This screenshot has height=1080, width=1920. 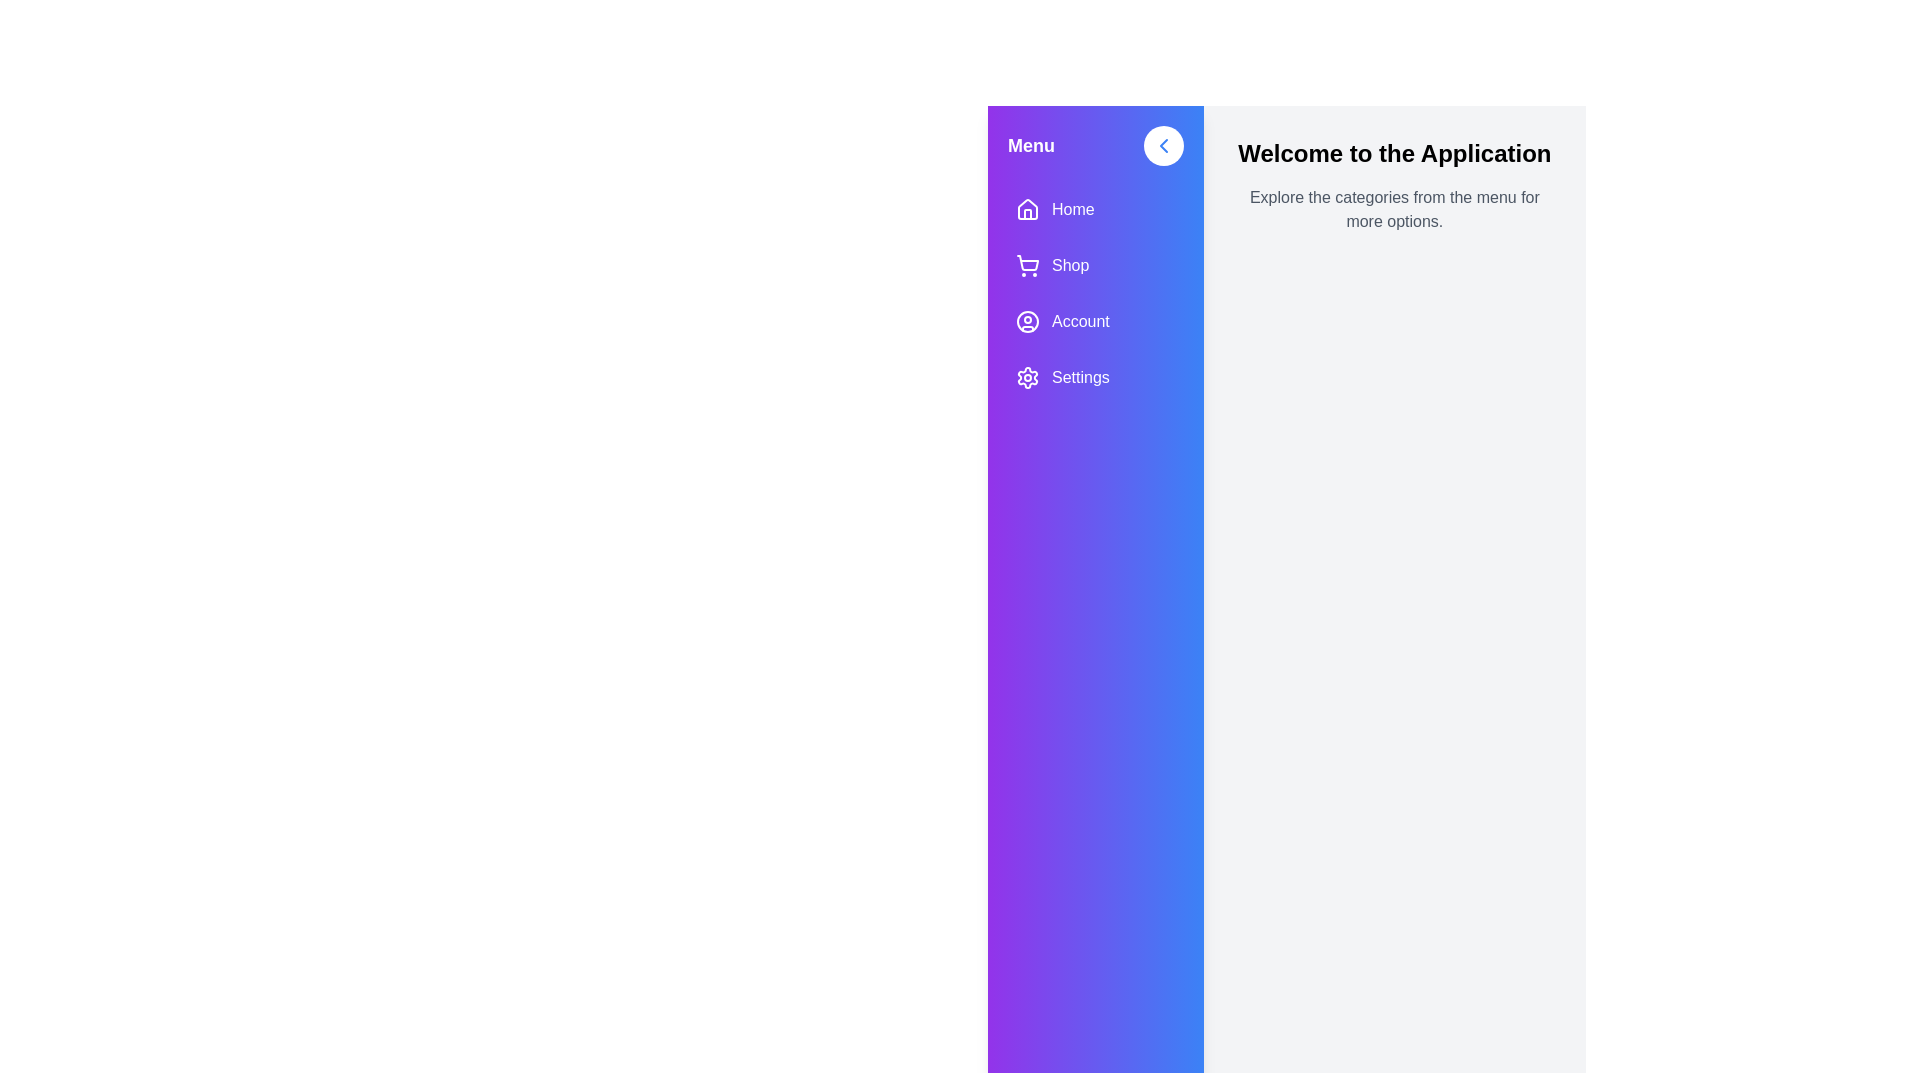 I want to click on the clickable menu item positioned as the third item in the navigation bar, which likely leads to account settings or information page, to observe potential style changes, so click(x=1094, y=320).